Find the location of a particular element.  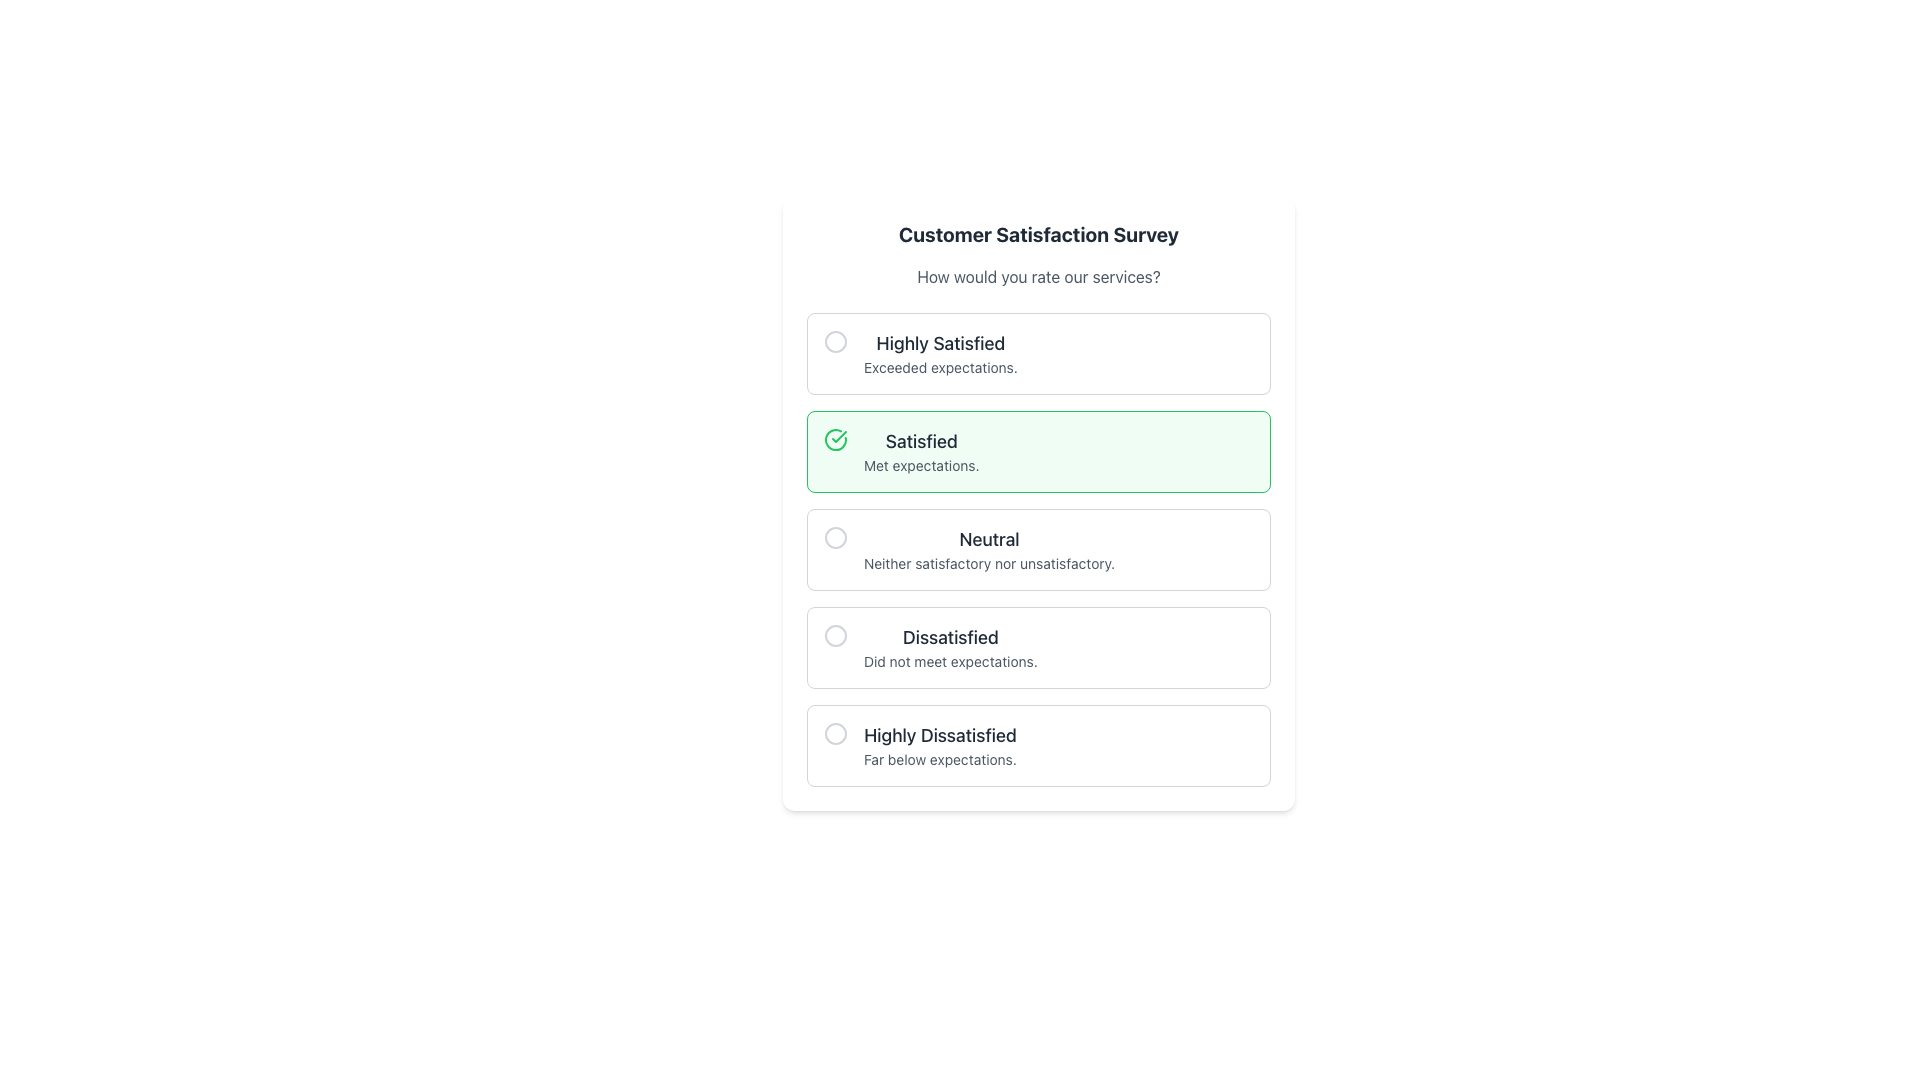

the text label 'Satisfied' which indicates the selected satisfaction level in the Customer Satisfaction Survey, located within the second selectable option highlighted with a light green background is located at coordinates (920, 441).